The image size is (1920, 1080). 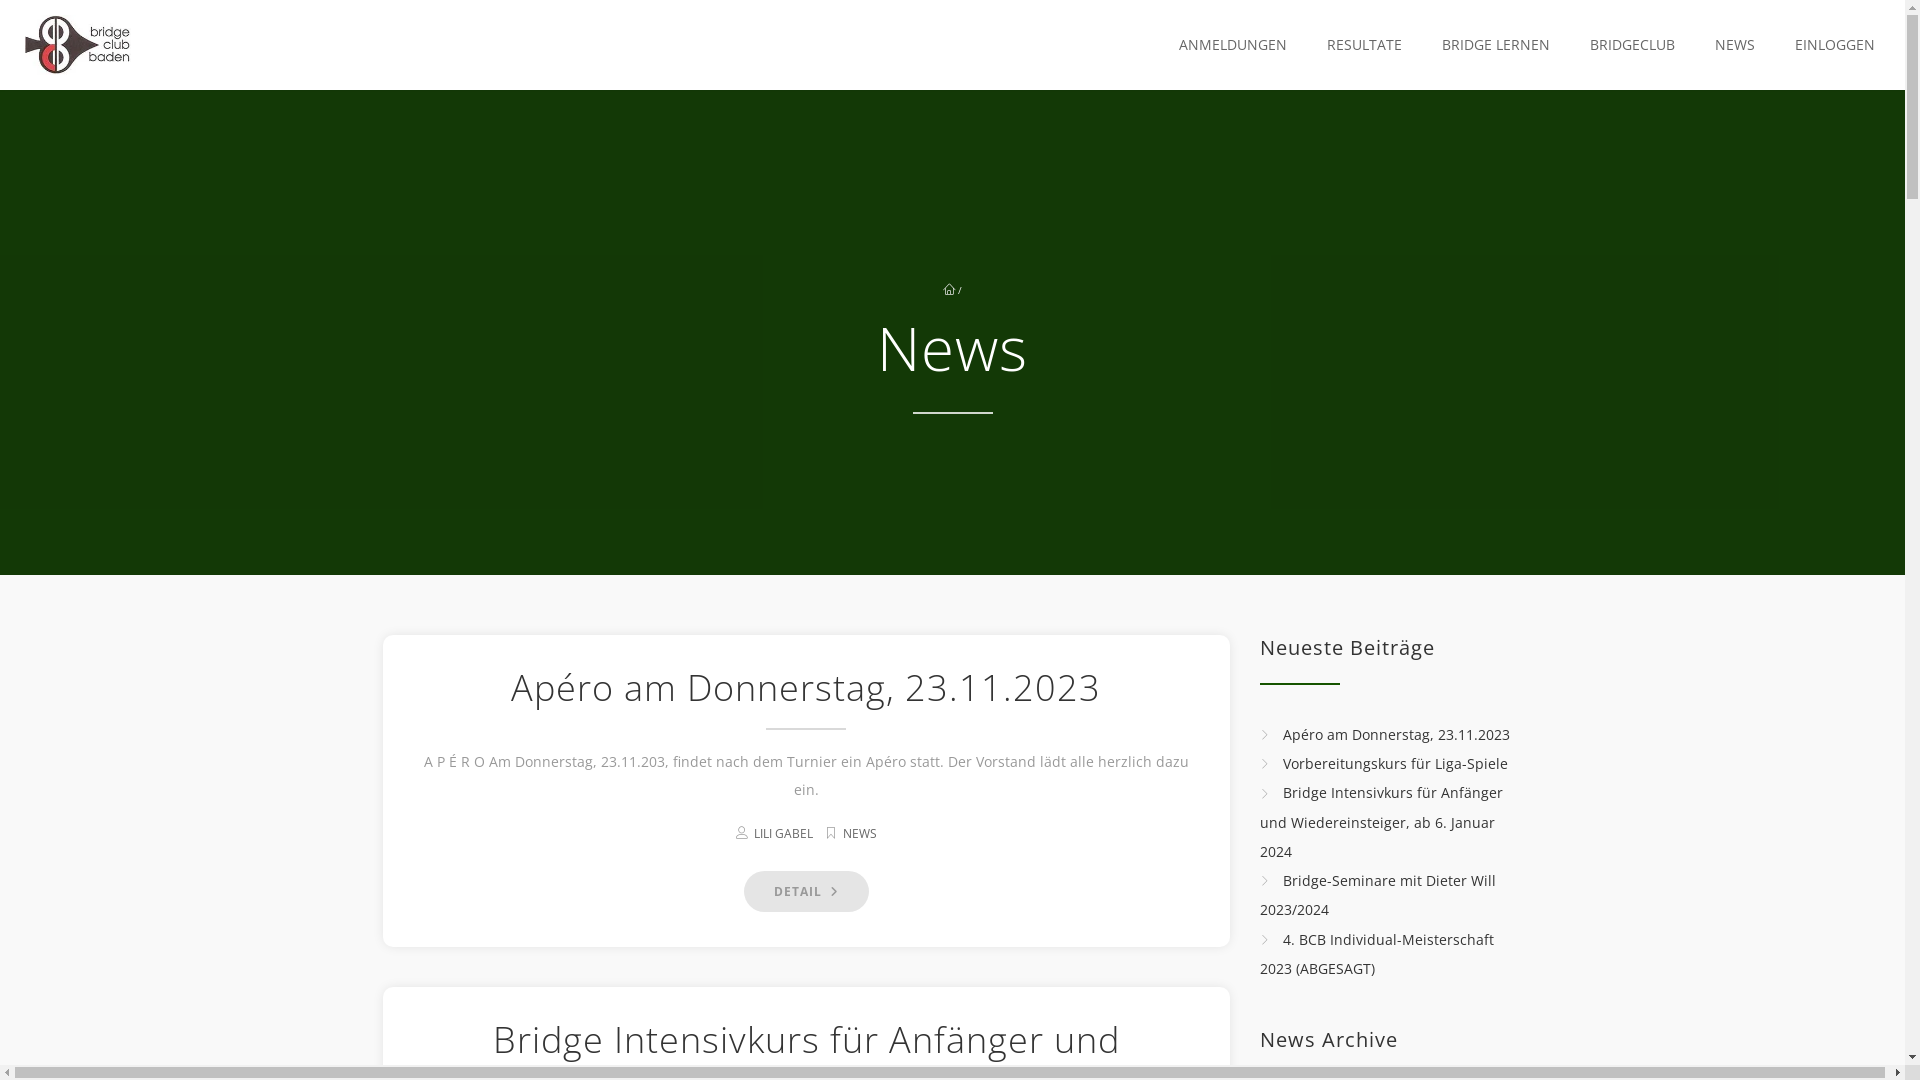 What do you see at coordinates (782, 833) in the screenshot?
I see `'LILI GABEL'` at bounding box center [782, 833].